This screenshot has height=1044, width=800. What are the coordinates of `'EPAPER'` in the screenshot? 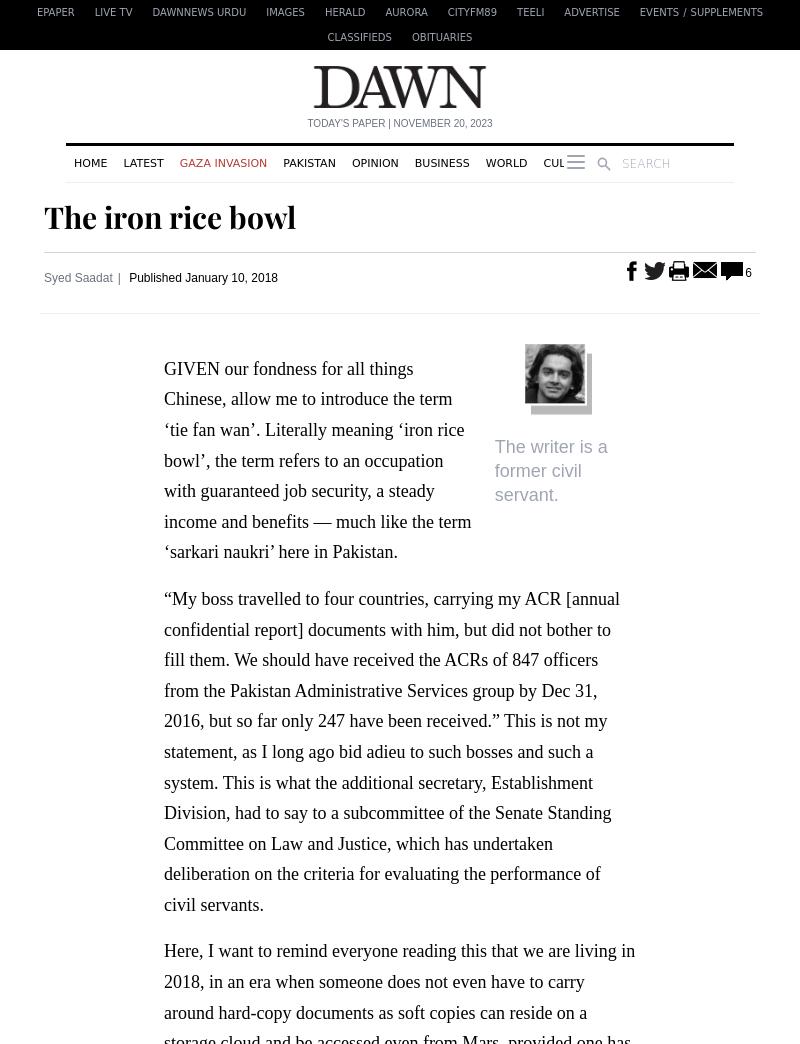 It's located at (54, 11).